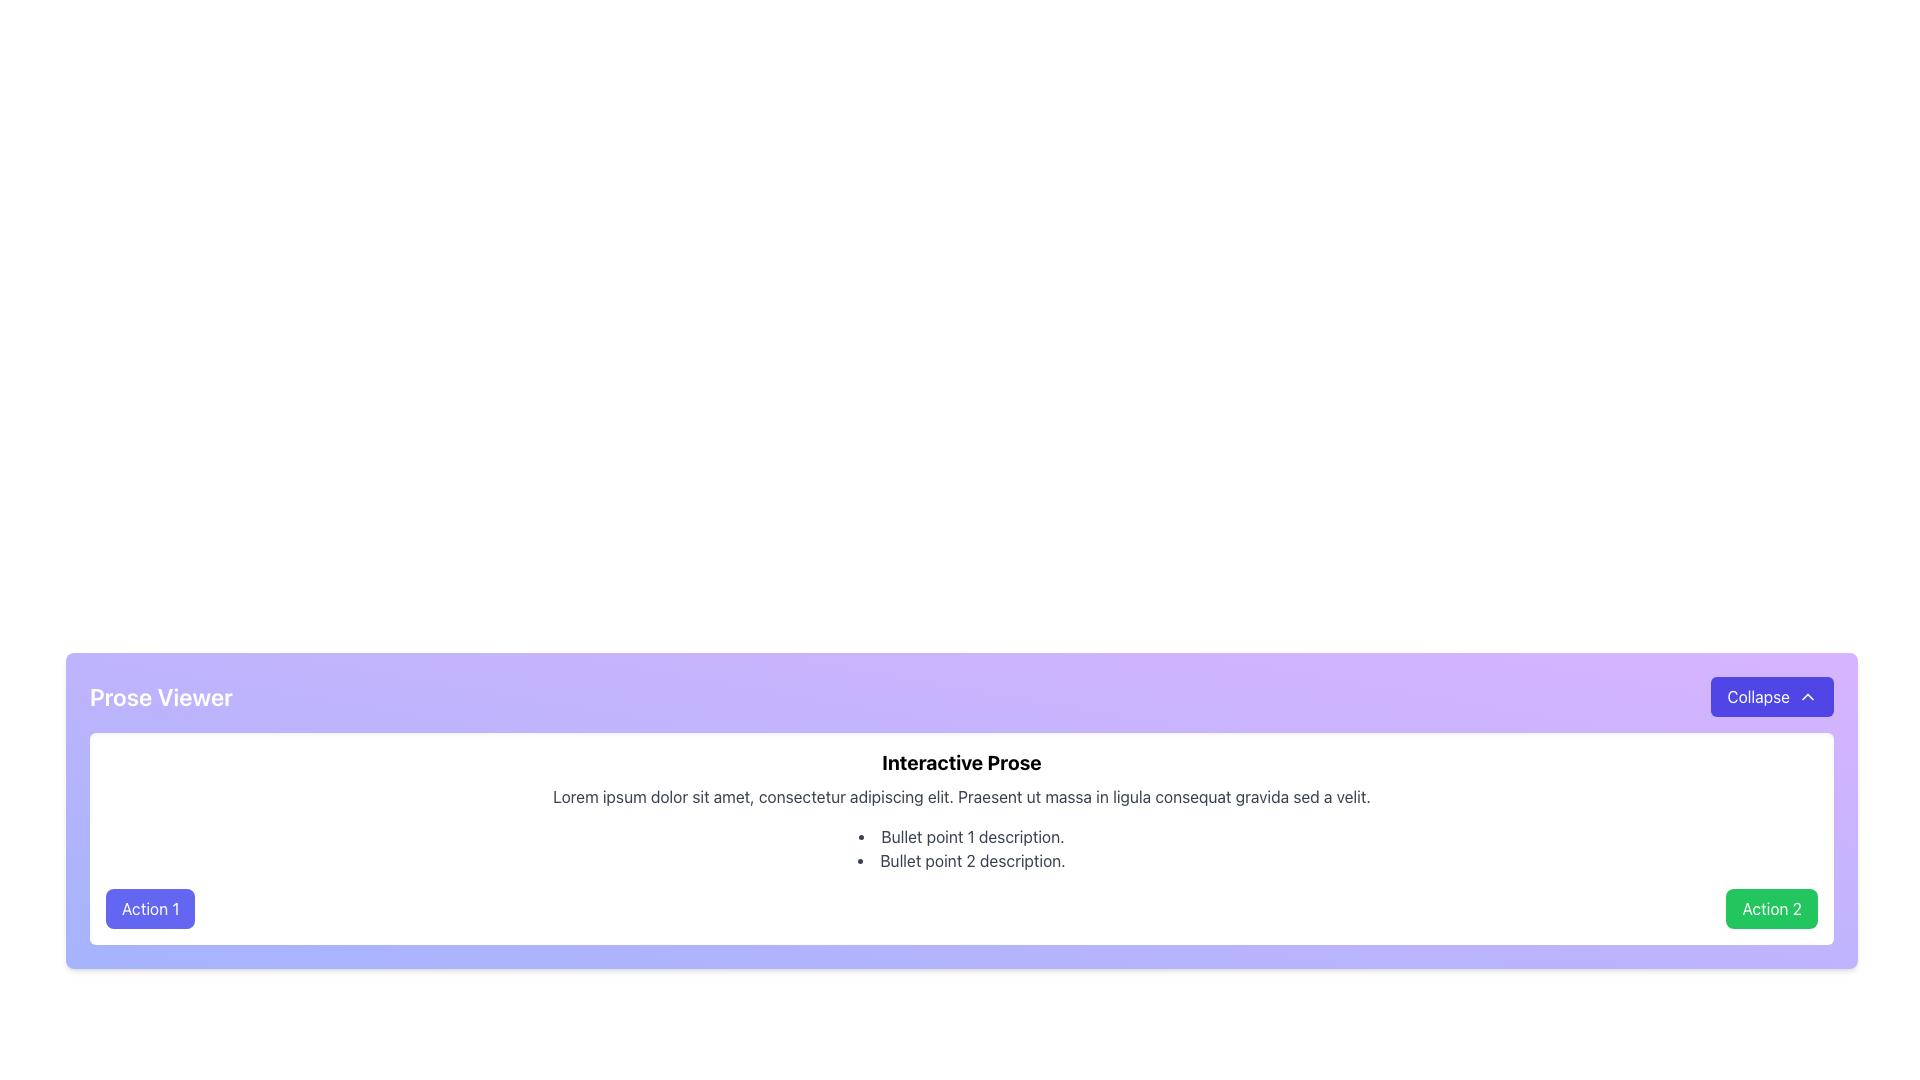 Image resolution: width=1920 pixels, height=1080 pixels. Describe the element at coordinates (1771, 696) in the screenshot. I see `the button located in the top-right corner of the header section` at that location.